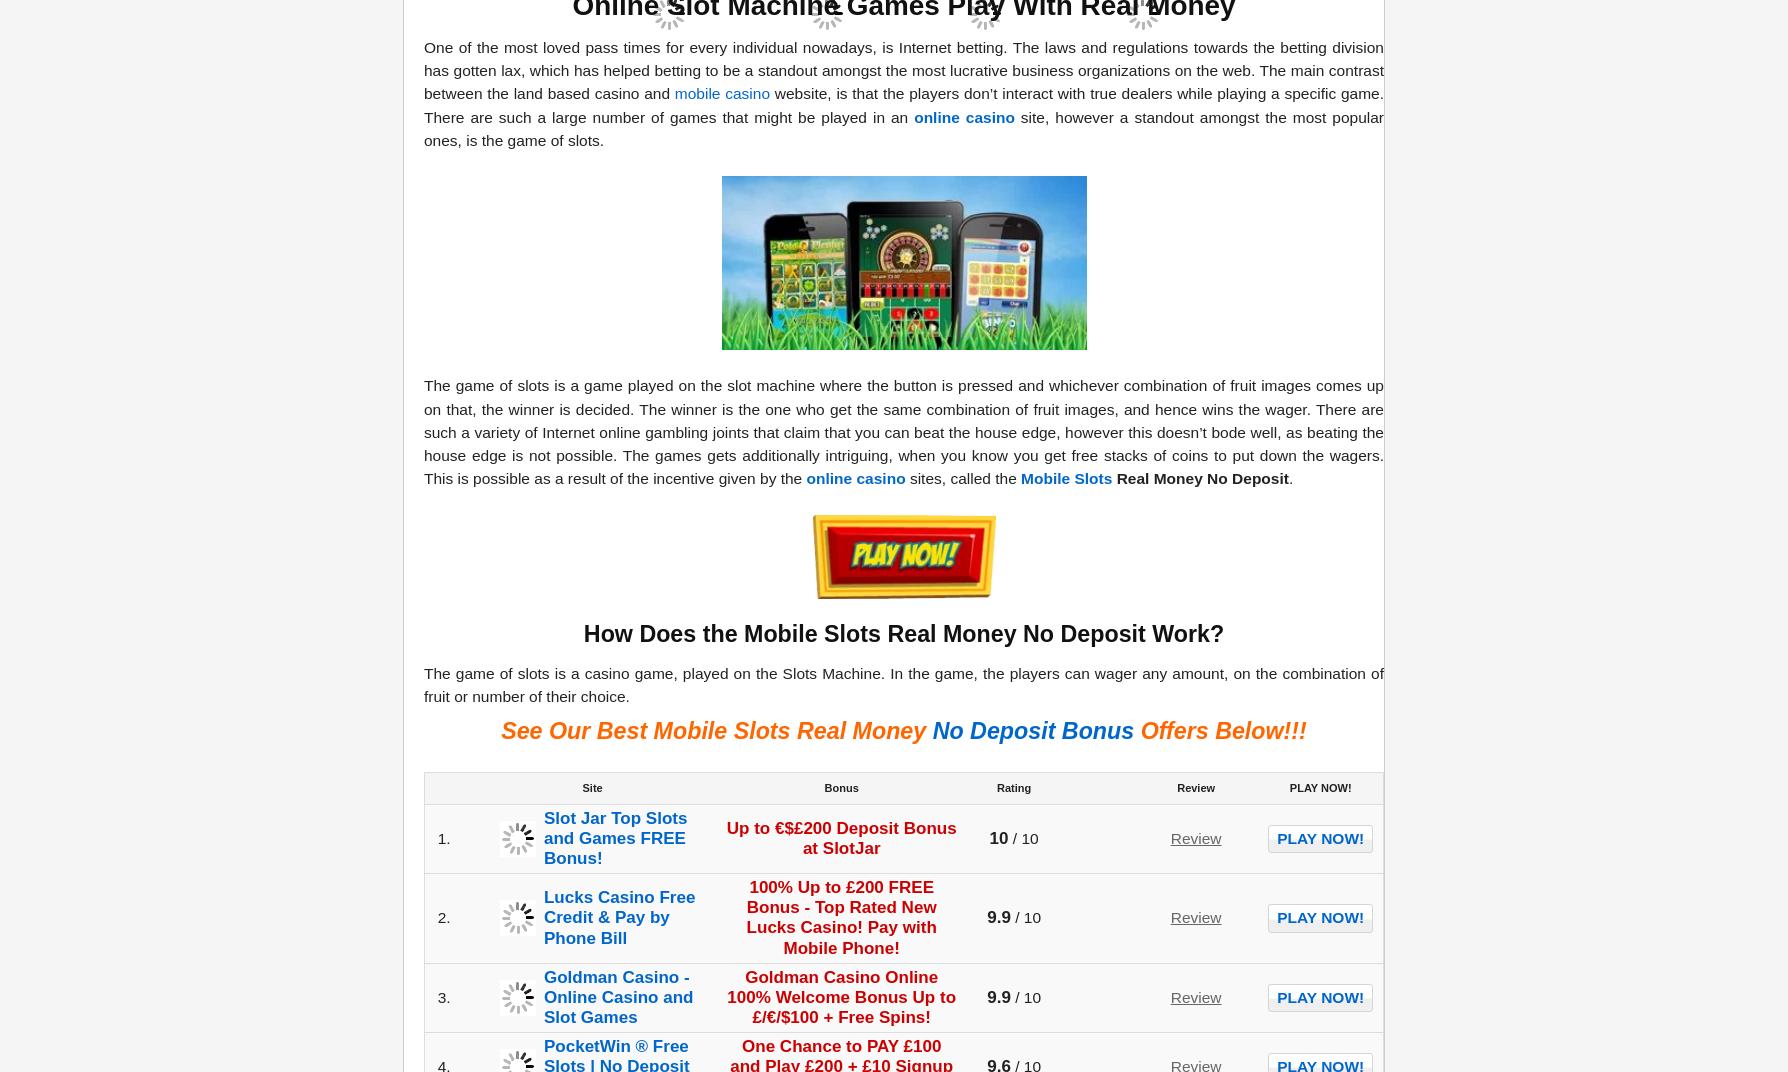 The image size is (1788, 1072). Describe the element at coordinates (904, 127) in the screenshot. I see `'site, however a standout amongst the most popular ones, is the game of slots.'` at that location.